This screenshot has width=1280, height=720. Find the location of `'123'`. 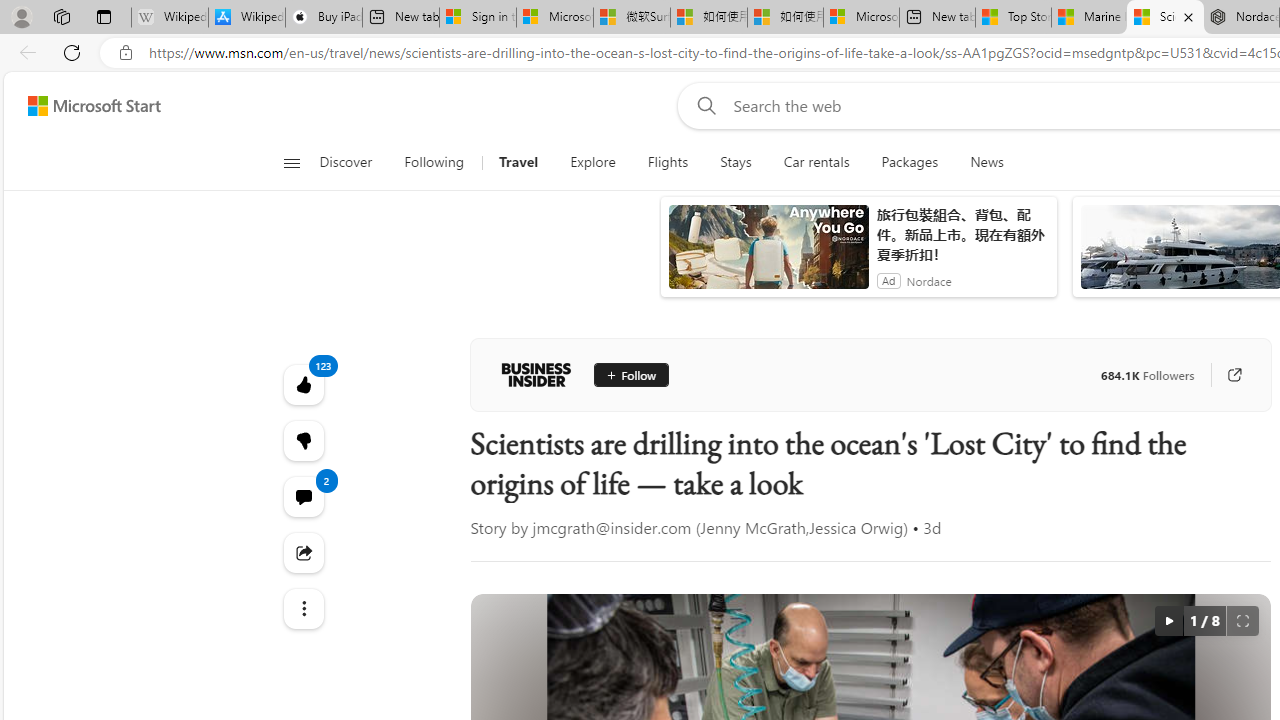

'123' is located at coordinates (302, 440).